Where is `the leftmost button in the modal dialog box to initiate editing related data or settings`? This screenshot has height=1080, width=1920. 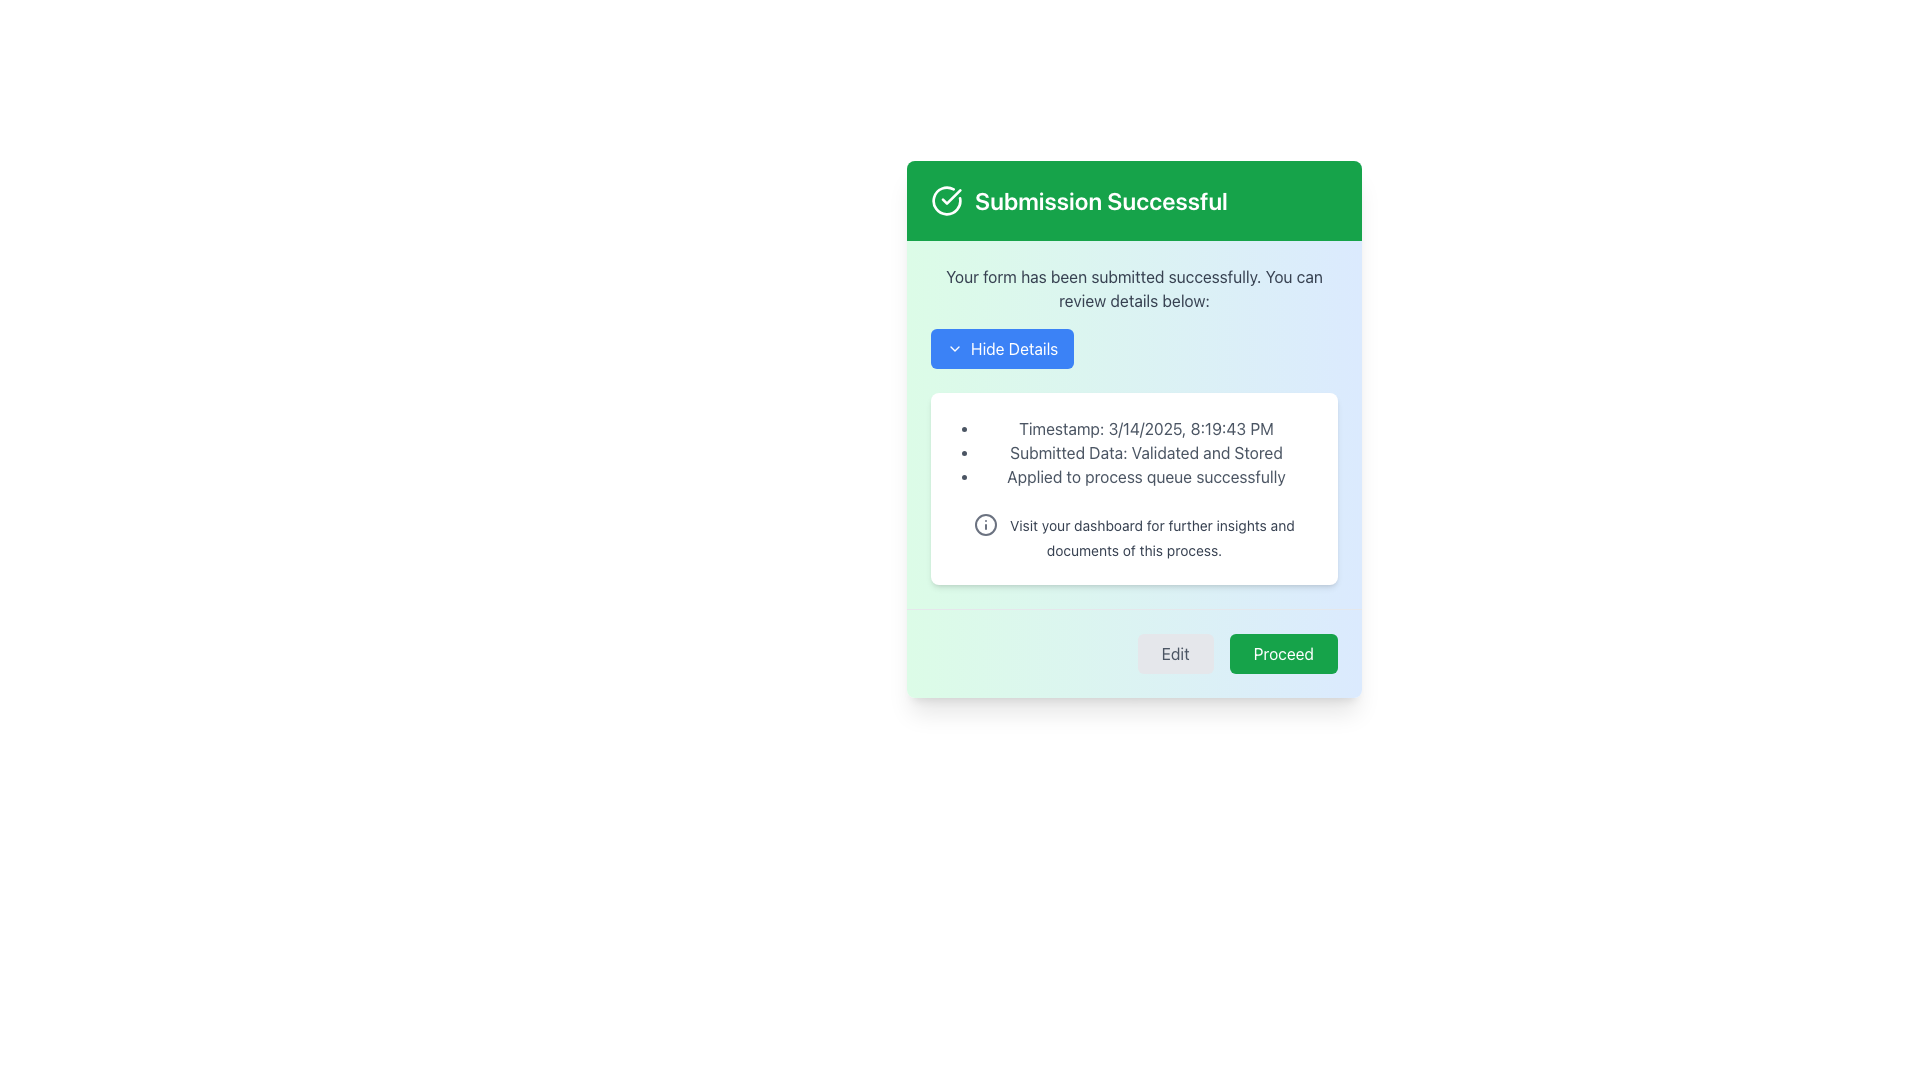 the leftmost button in the modal dialog box to initiate editing related data or settings is located at coordinates (1175, 654).